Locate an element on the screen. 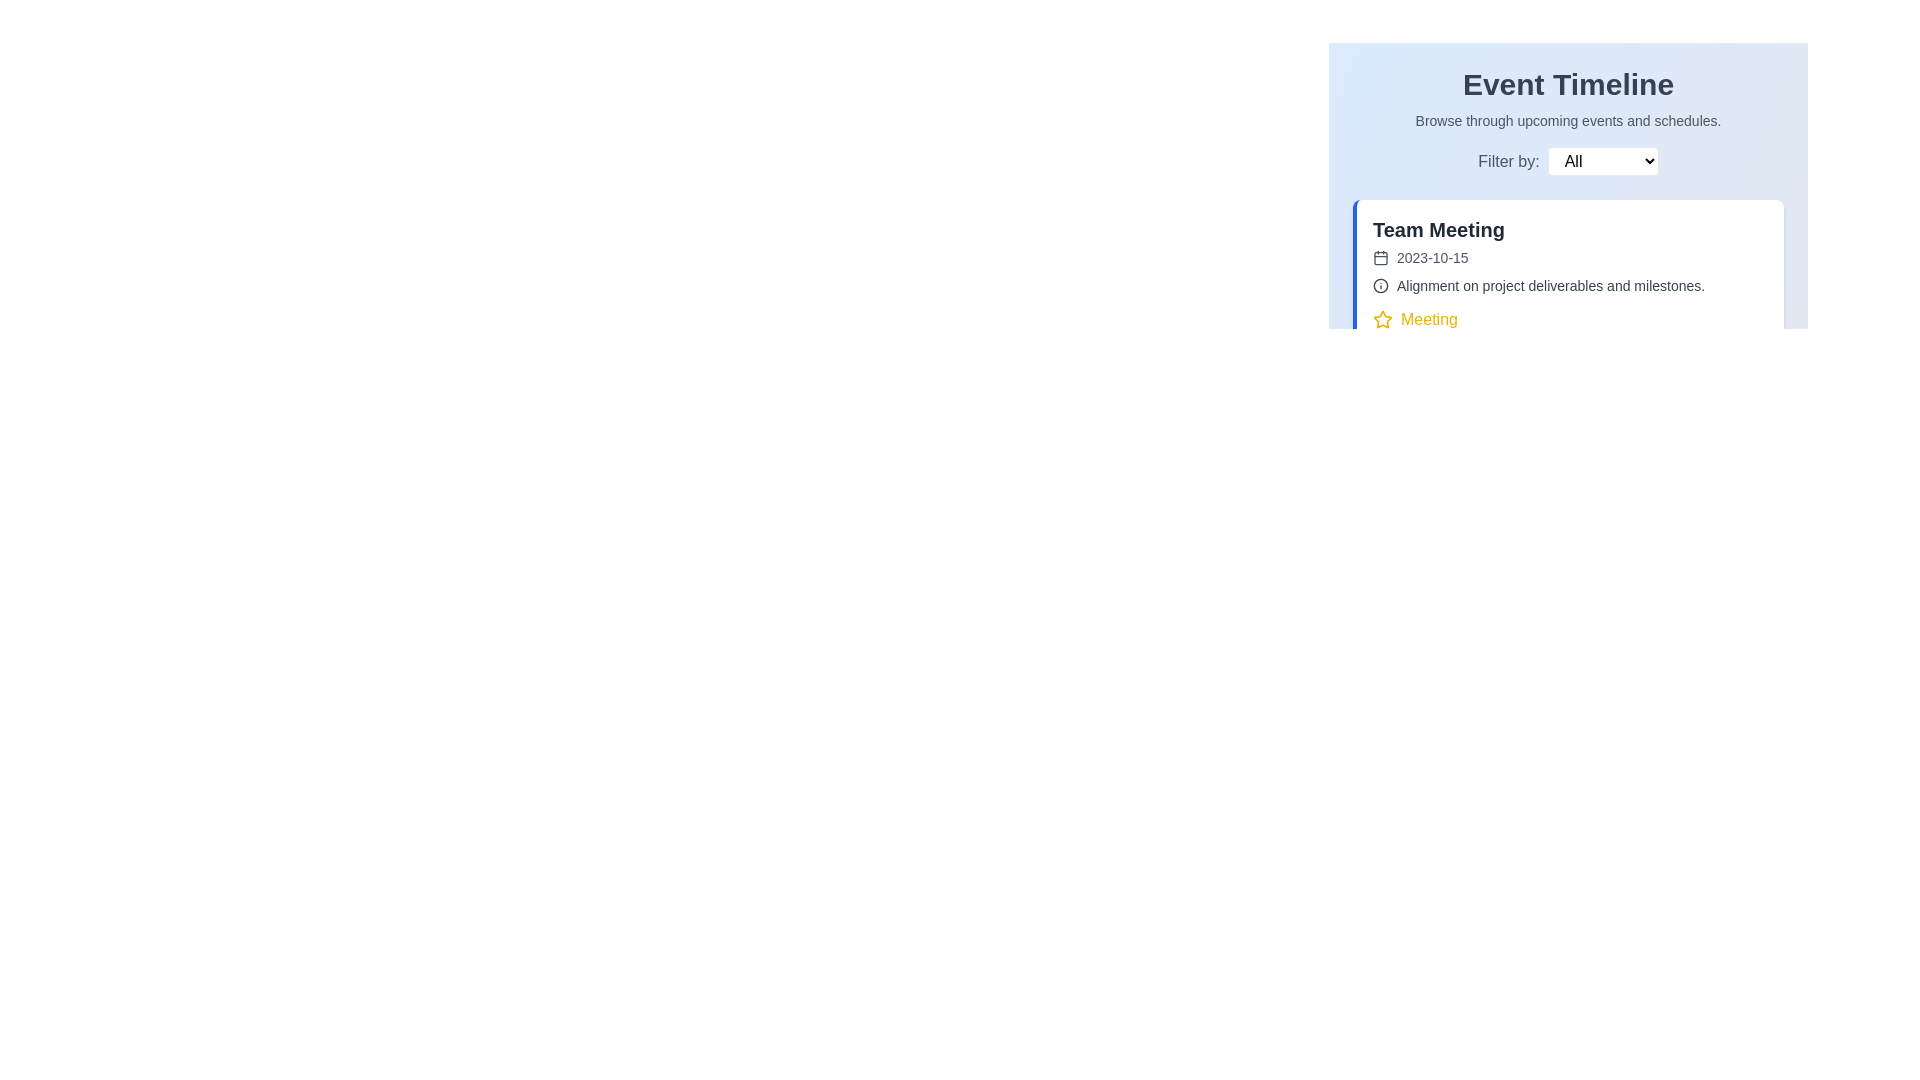 The image size is (1920, 1080). the star icon located to the left of the 'Meeting' text in the section highlighting details about a 'Team Meeting' is located at coordinates (1381, 319).